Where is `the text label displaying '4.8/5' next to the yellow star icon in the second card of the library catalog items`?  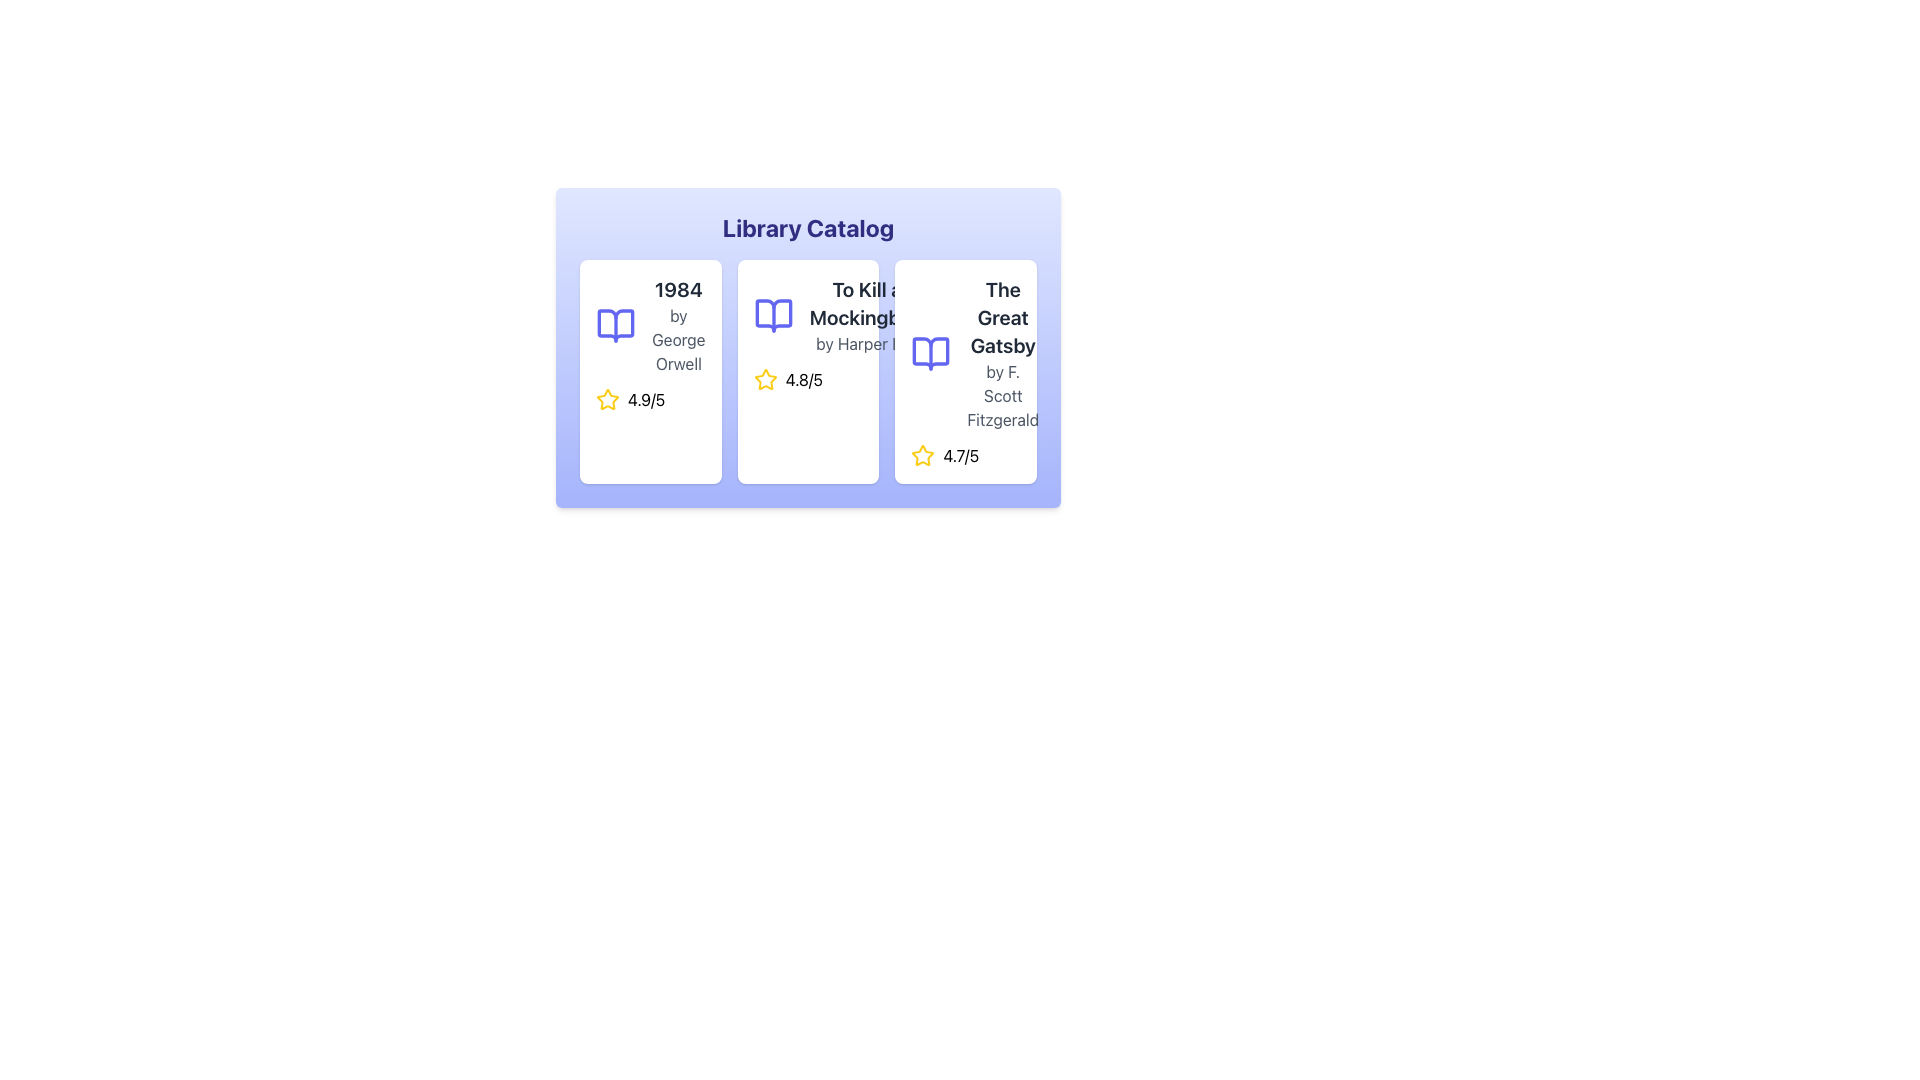
the text label displaying '4.8/5' next to the yellow star icon in the second card of the library catalog items is located at coordinates (804, 380).